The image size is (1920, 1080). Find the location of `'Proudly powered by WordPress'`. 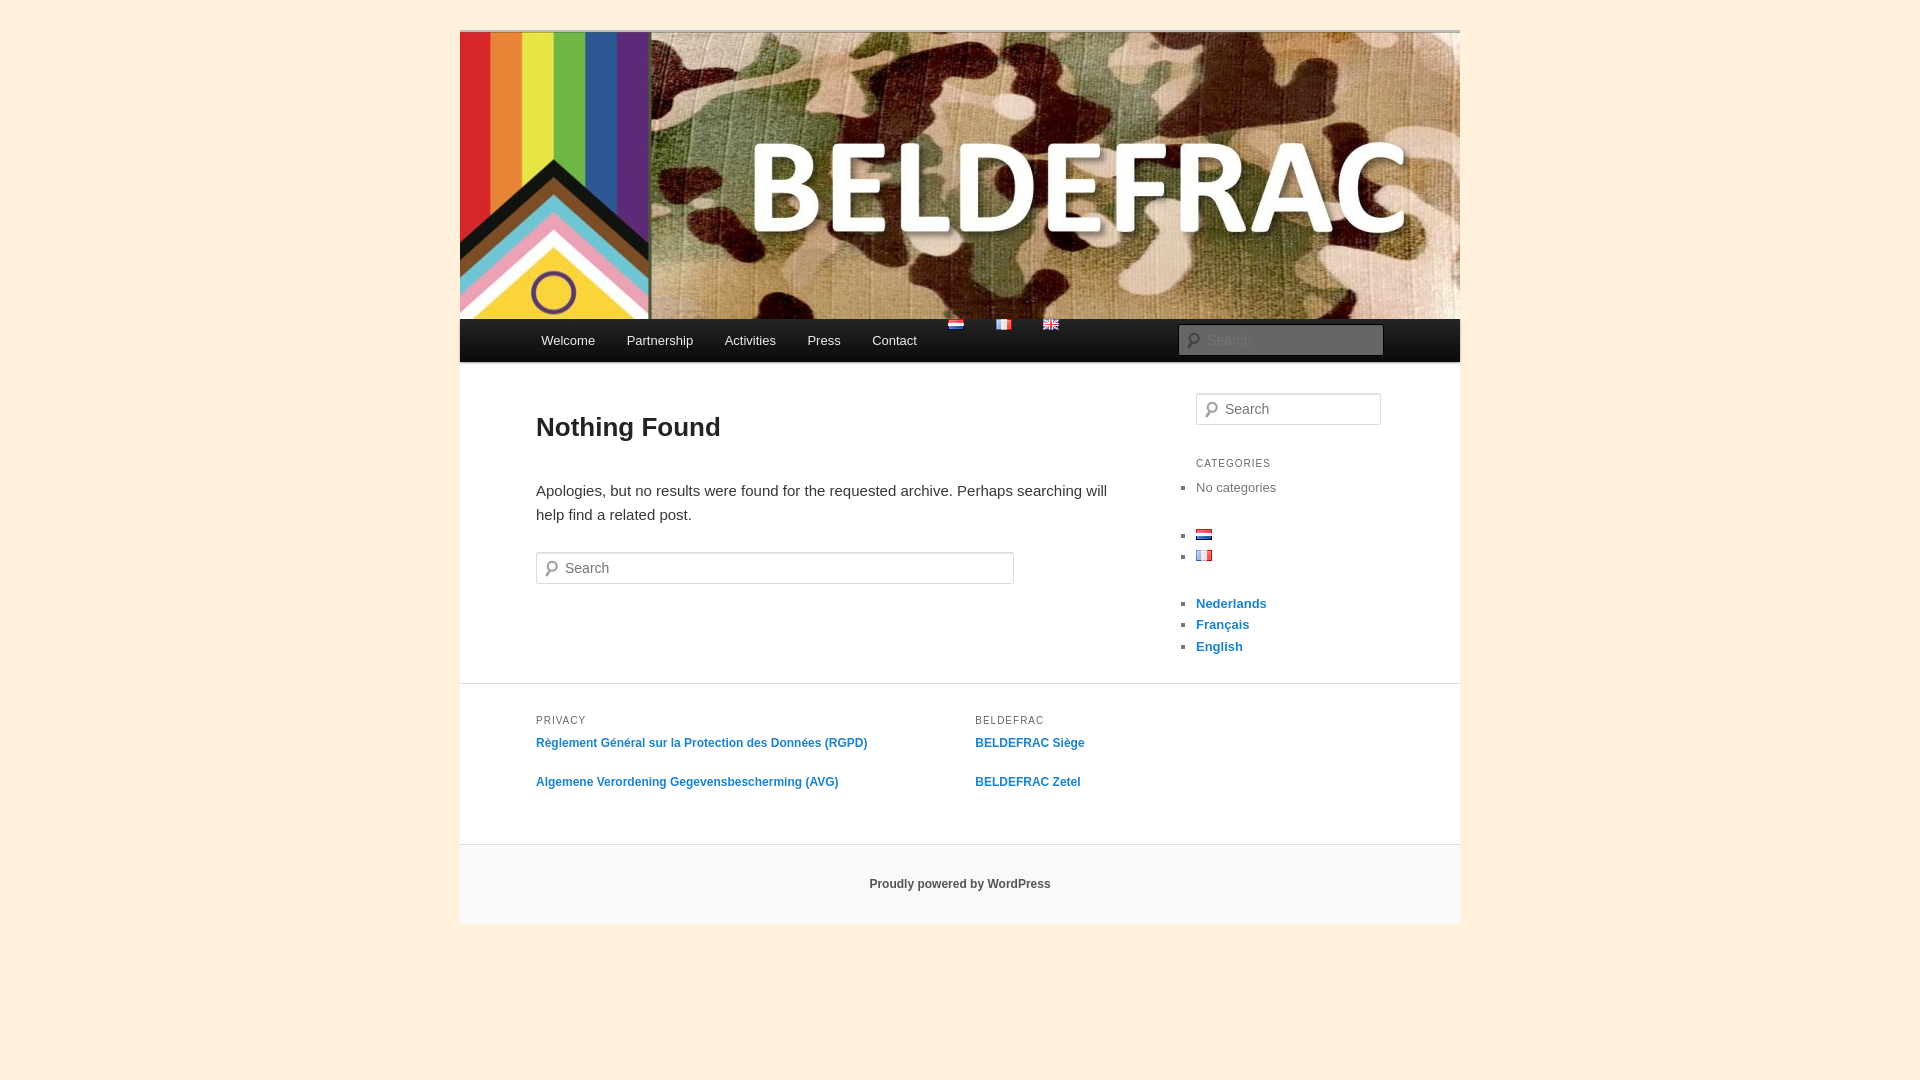

'Proudly powered by WordPress' is located at coordinates (958, 882).